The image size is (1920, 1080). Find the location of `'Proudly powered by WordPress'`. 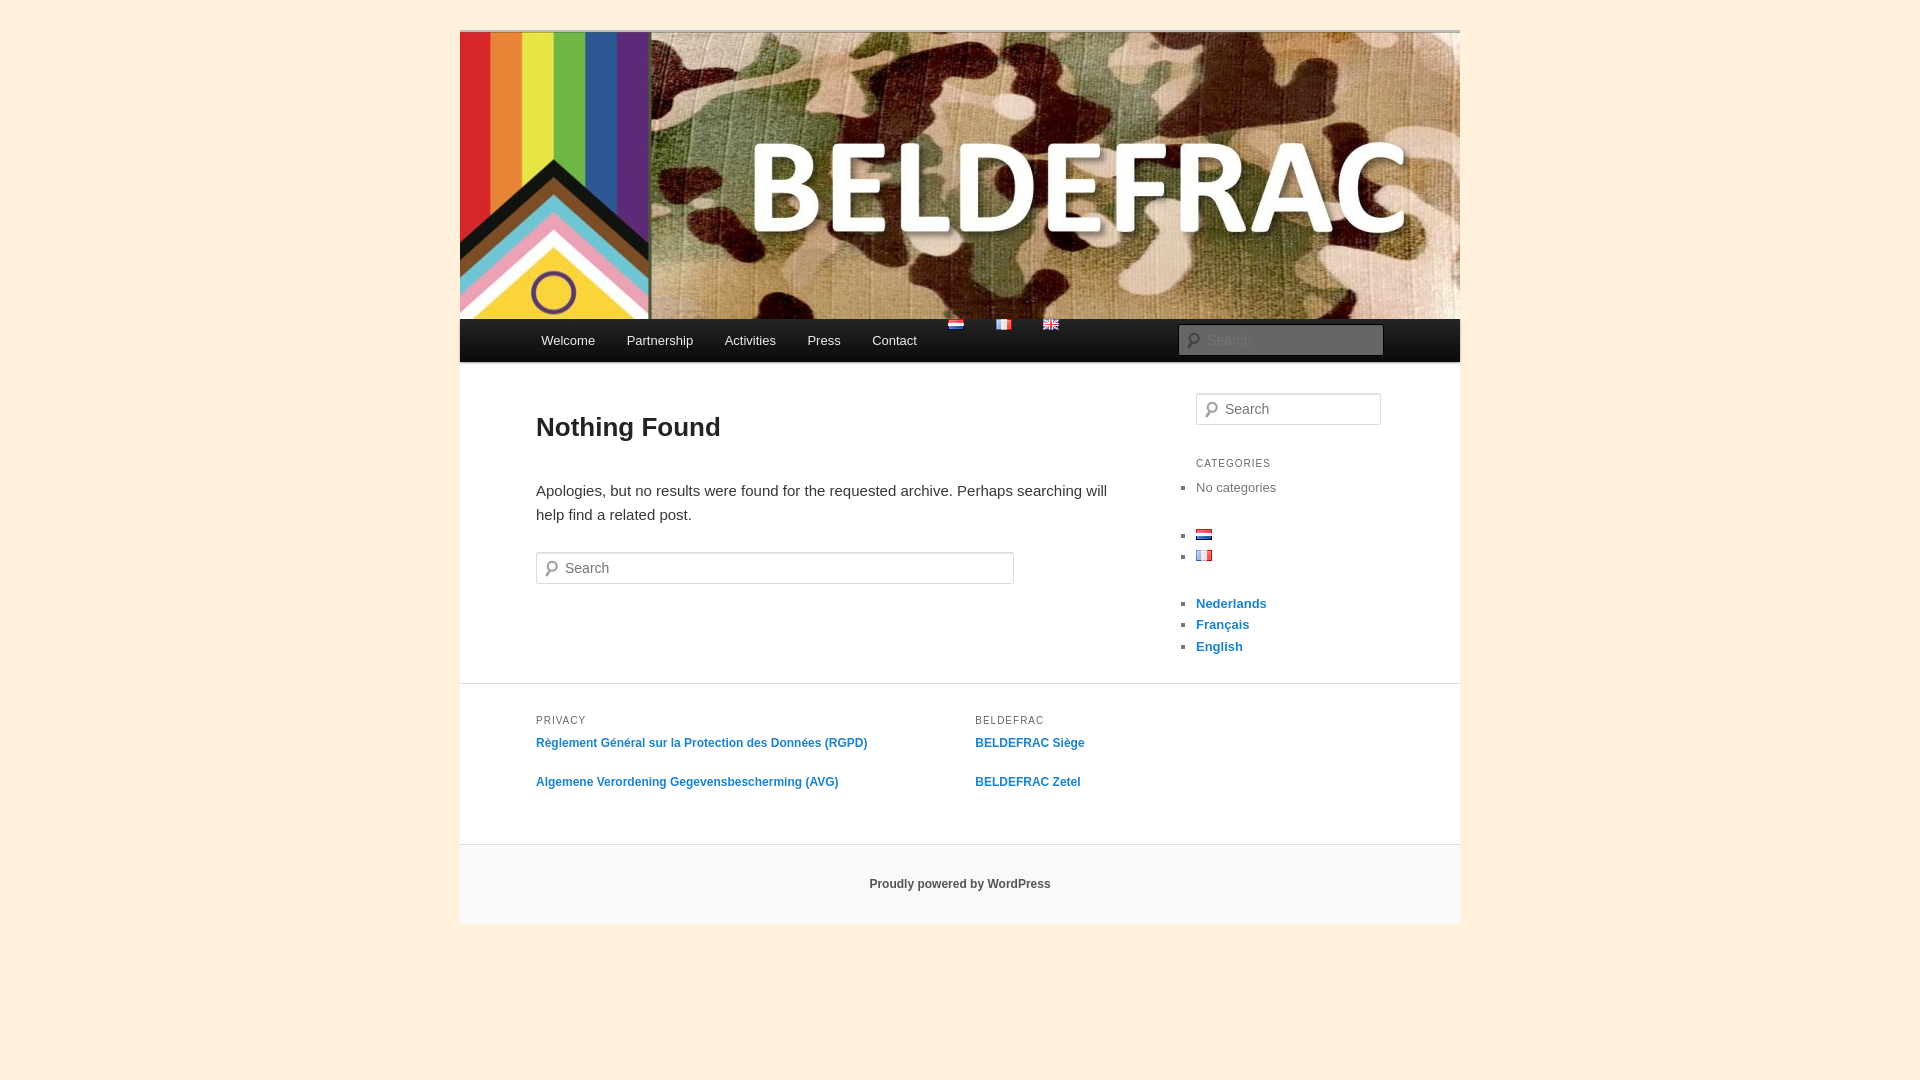

'Proudly powered by WordPress' is located at coordinates (958, 882).